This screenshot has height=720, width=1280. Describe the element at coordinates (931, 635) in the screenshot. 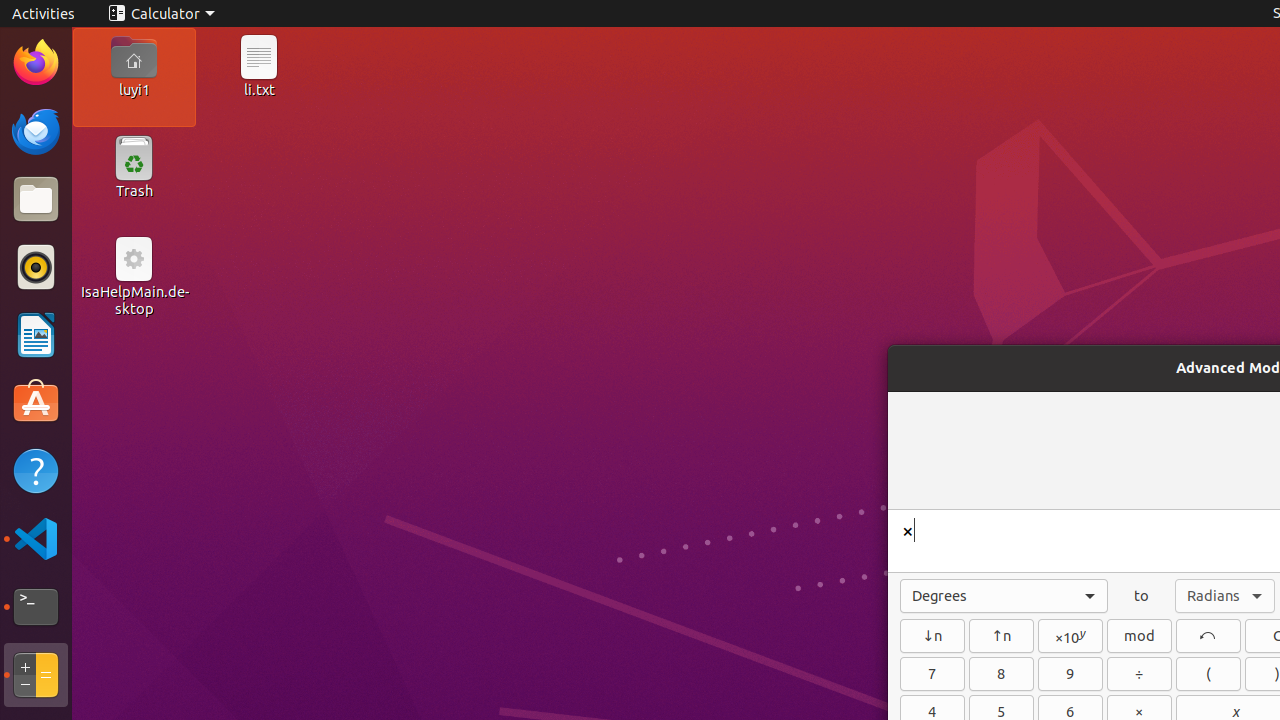

I see `'Subscript'` at that location.